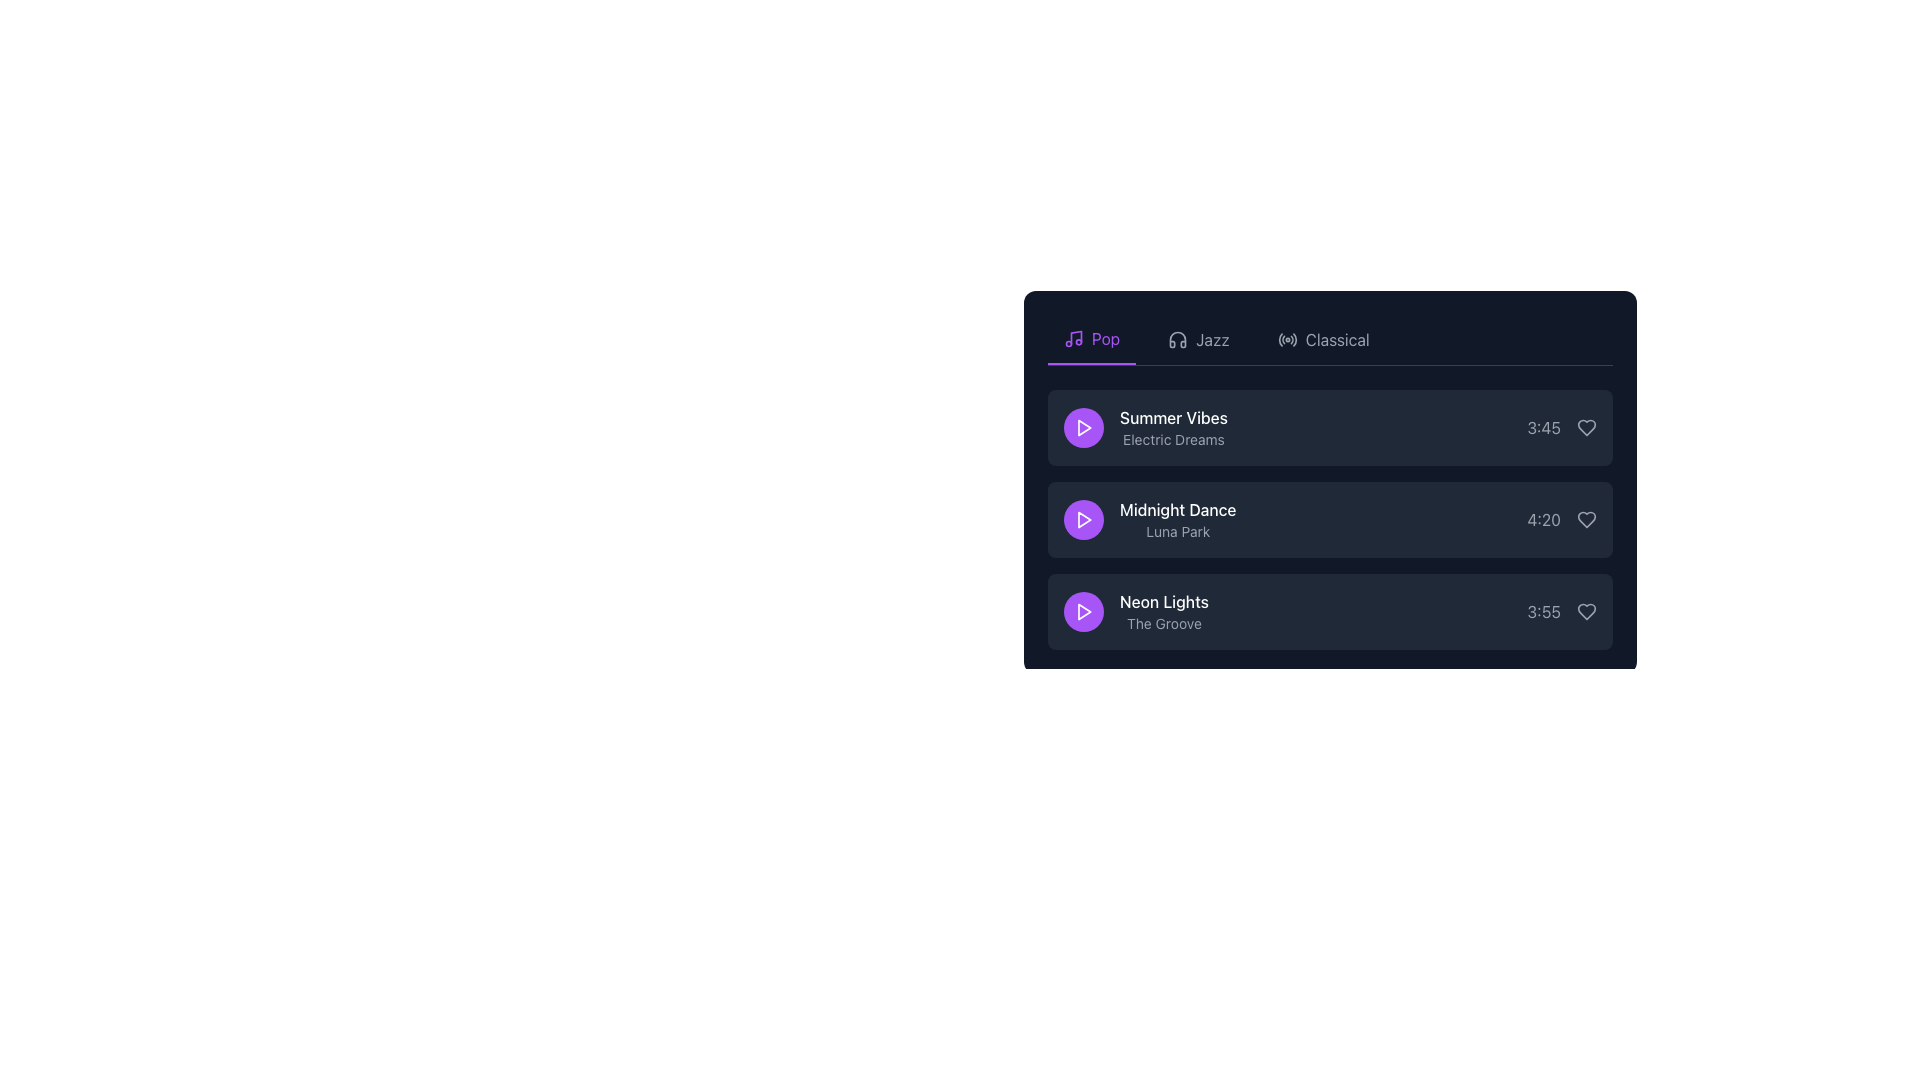 The image size is (1920, 1080). I want to click on the text display of the song titled 'Summer Vibes' with the subtitle 'Electric Dreams', so click(1145, 427).